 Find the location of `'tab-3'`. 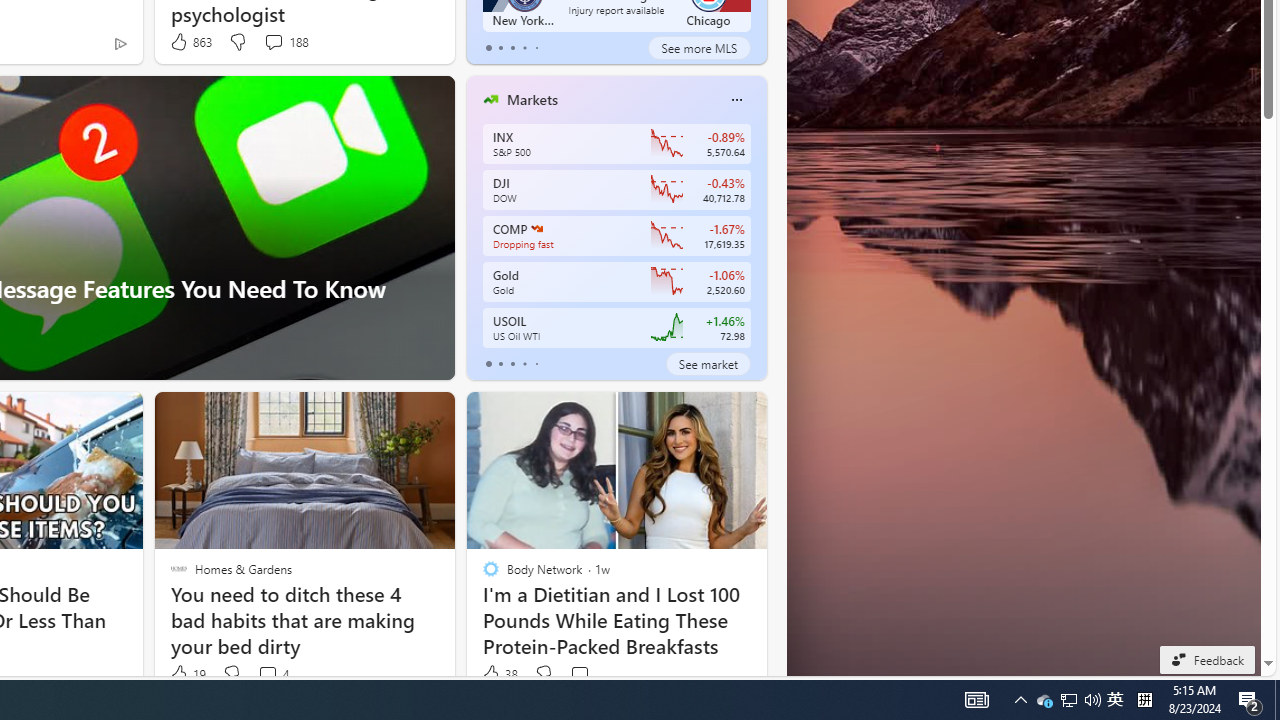

'tab-3' is located at coordinates (524, 363).